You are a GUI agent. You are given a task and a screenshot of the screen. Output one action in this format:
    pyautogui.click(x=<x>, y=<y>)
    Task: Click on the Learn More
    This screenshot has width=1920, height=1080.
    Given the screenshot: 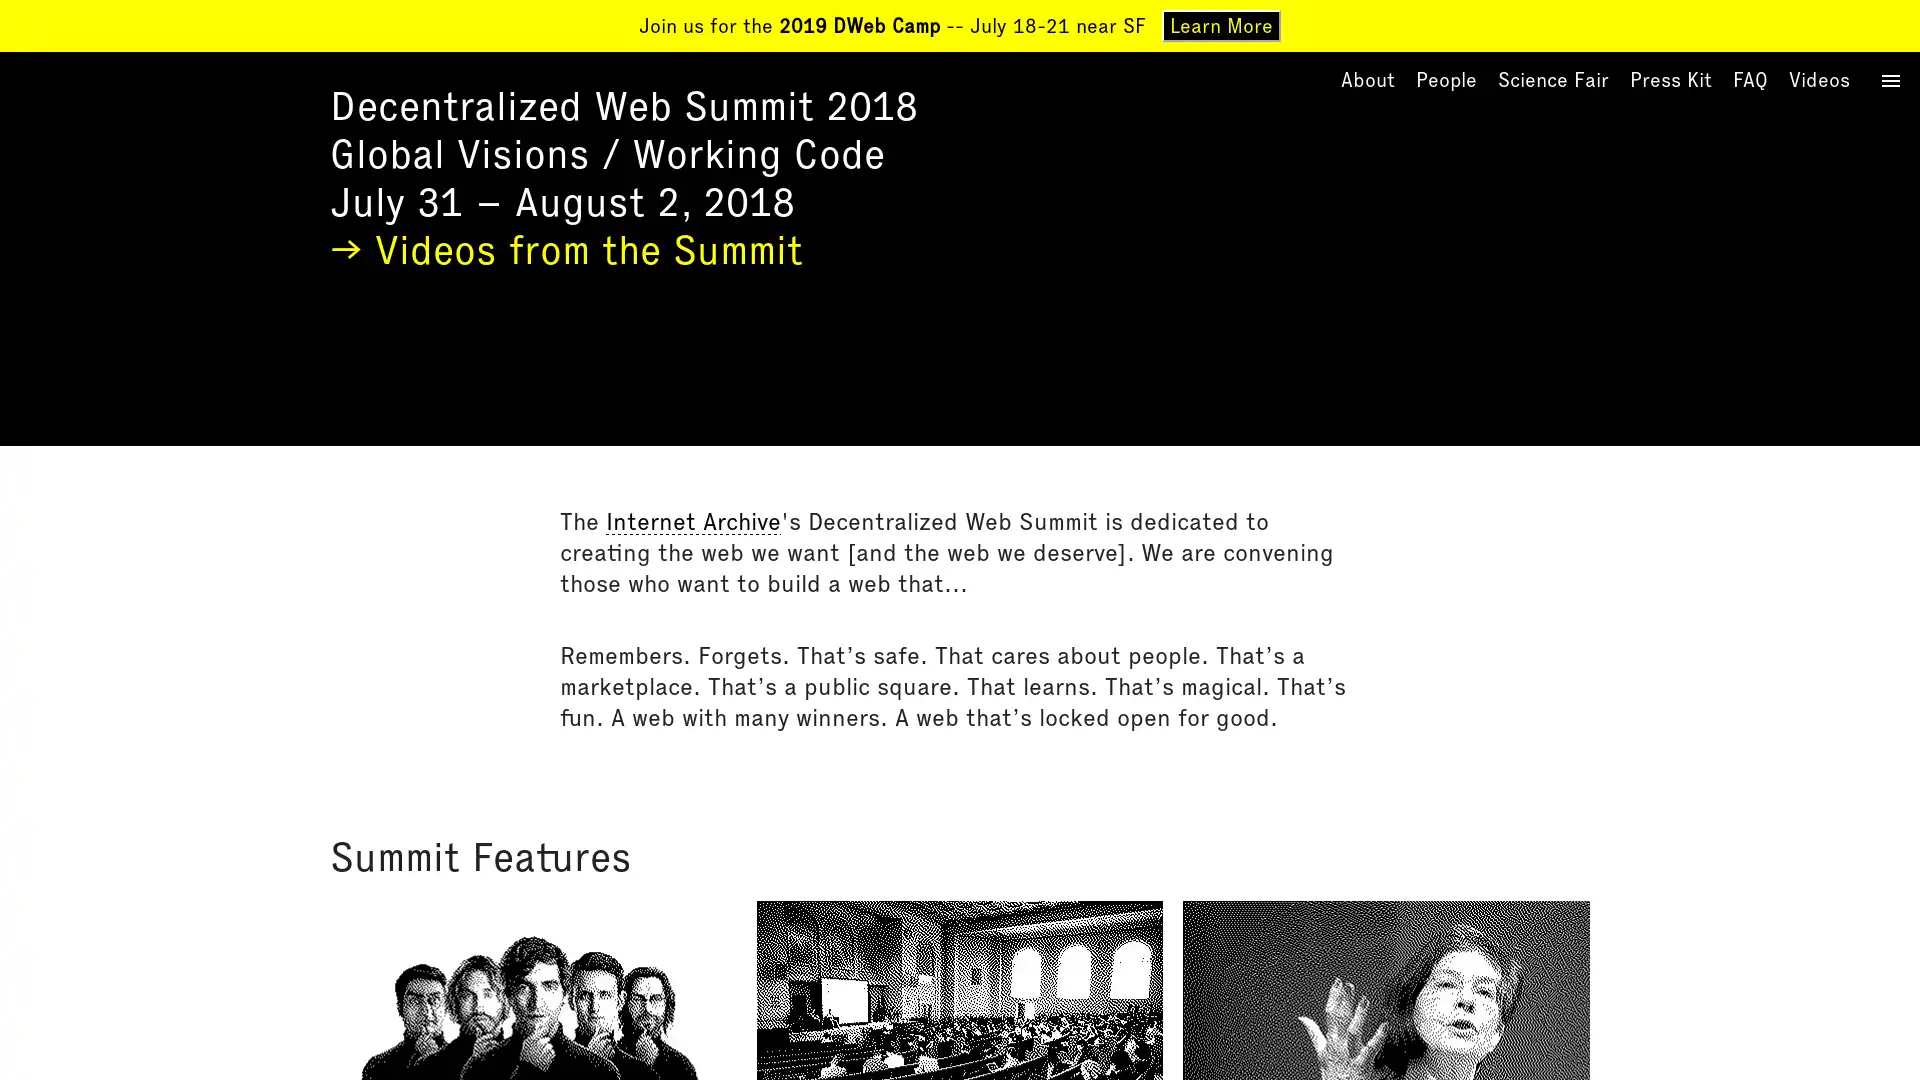 What is the action you would take?
    pyautogui.click(x=1220, y=26)
    